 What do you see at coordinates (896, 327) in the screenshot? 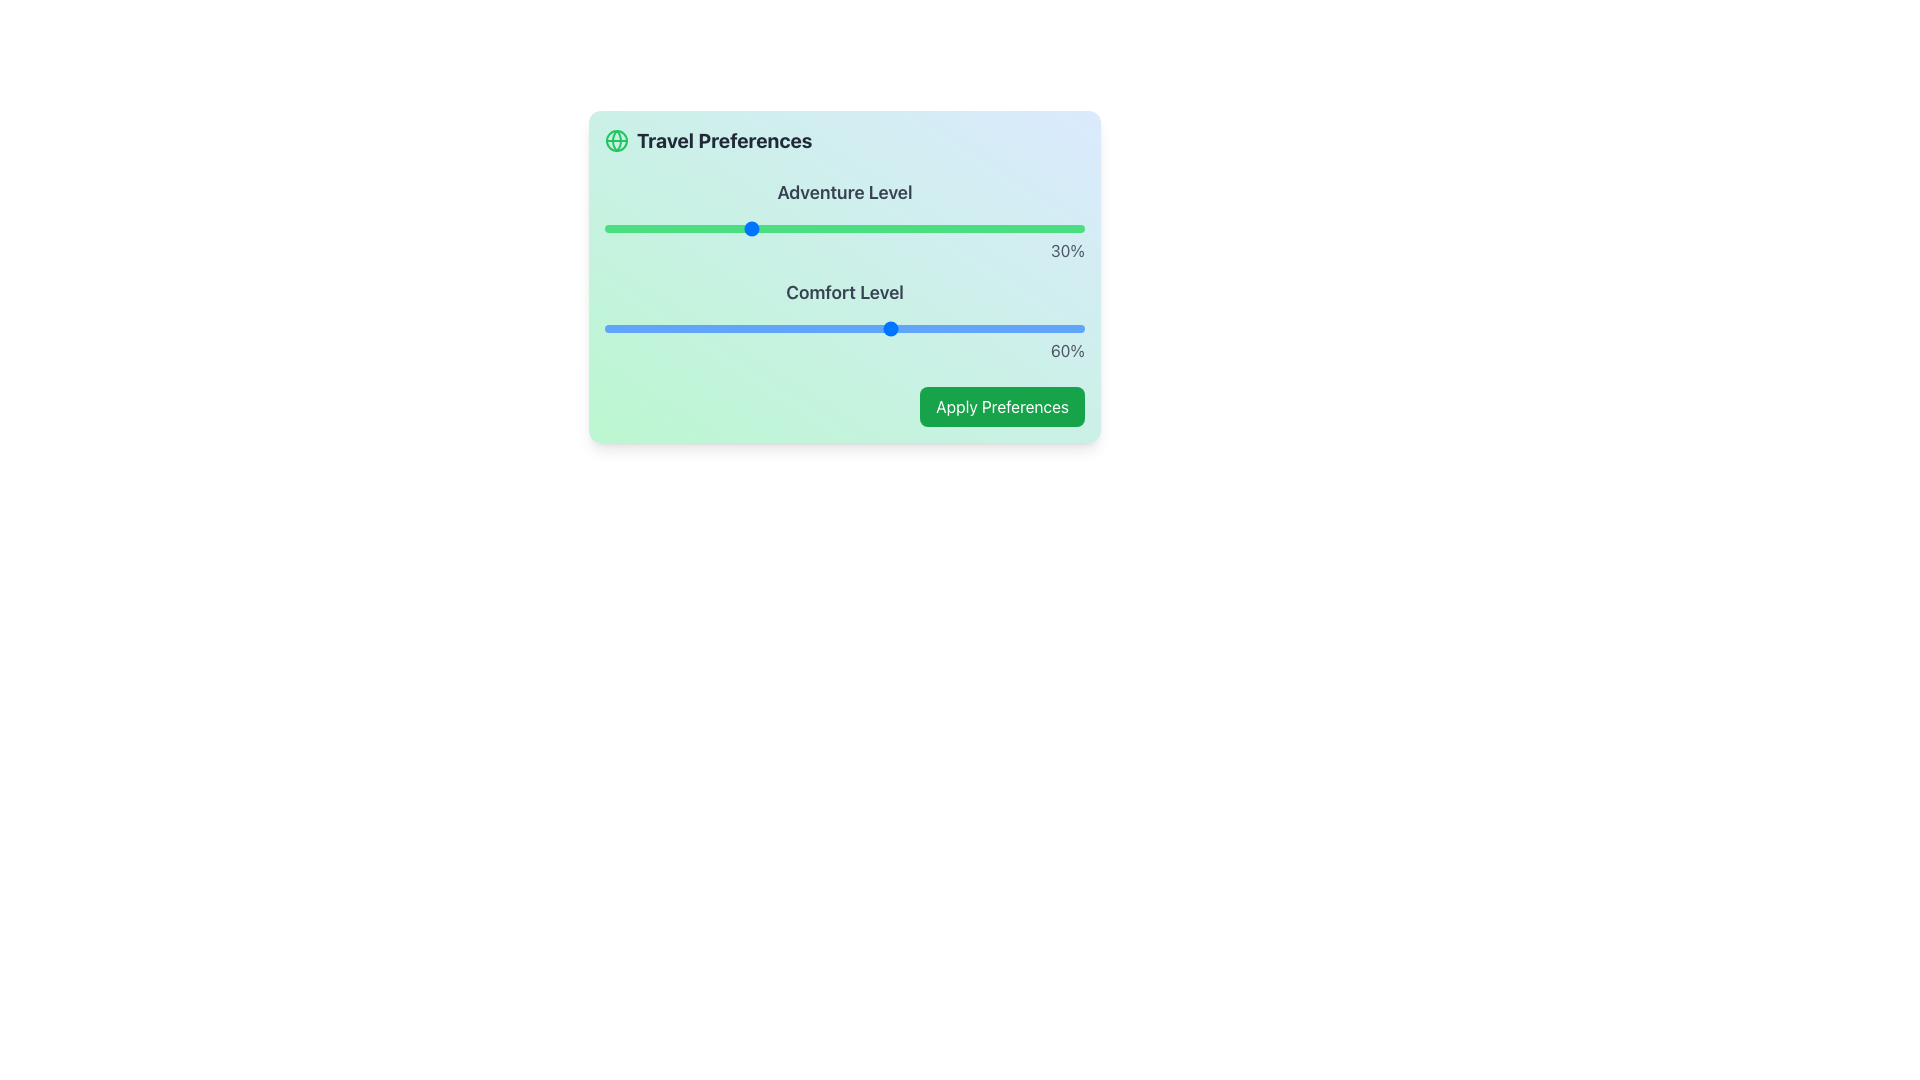
I see `the comfort level` at bounding box center [896, 327].